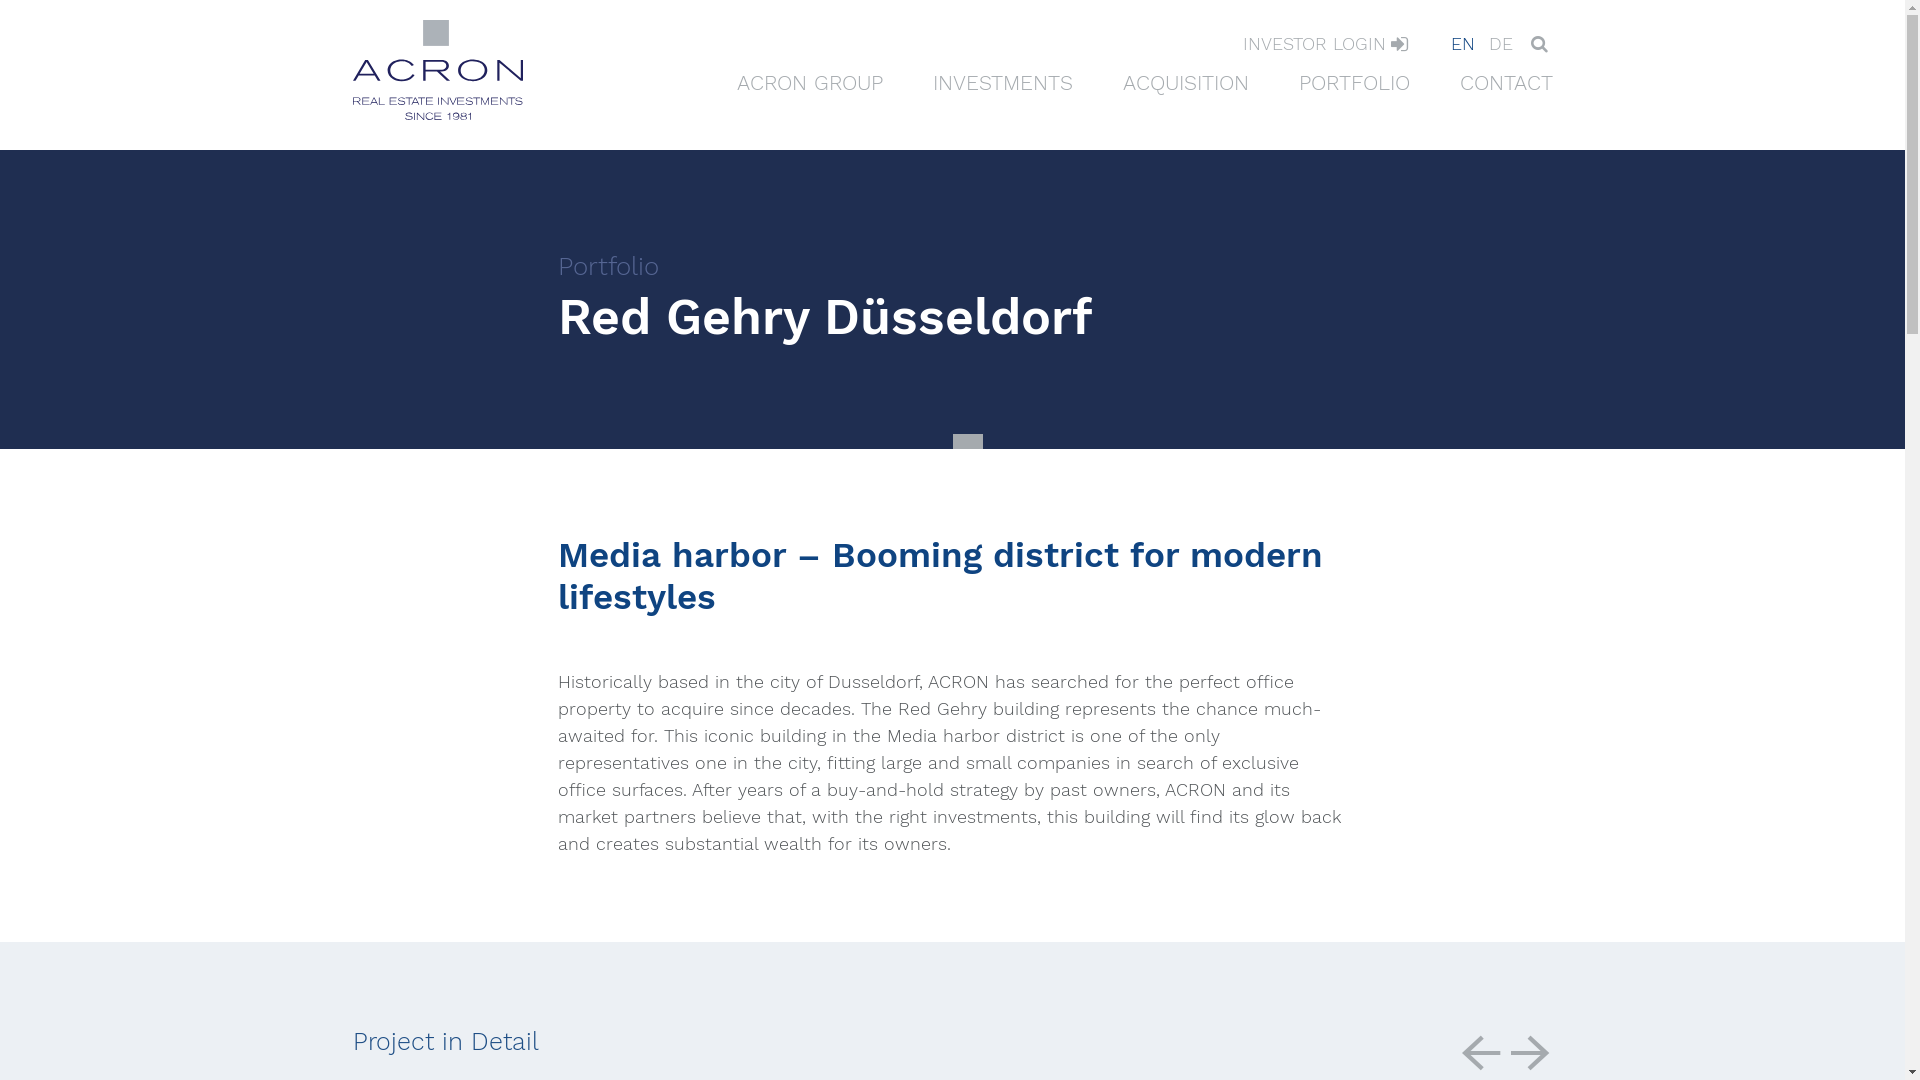 This screenshot has width=1920, height=1080. Describe the element at coordinates (1501, 81) in the screenshot. I see `'CONTACT'` at that location.